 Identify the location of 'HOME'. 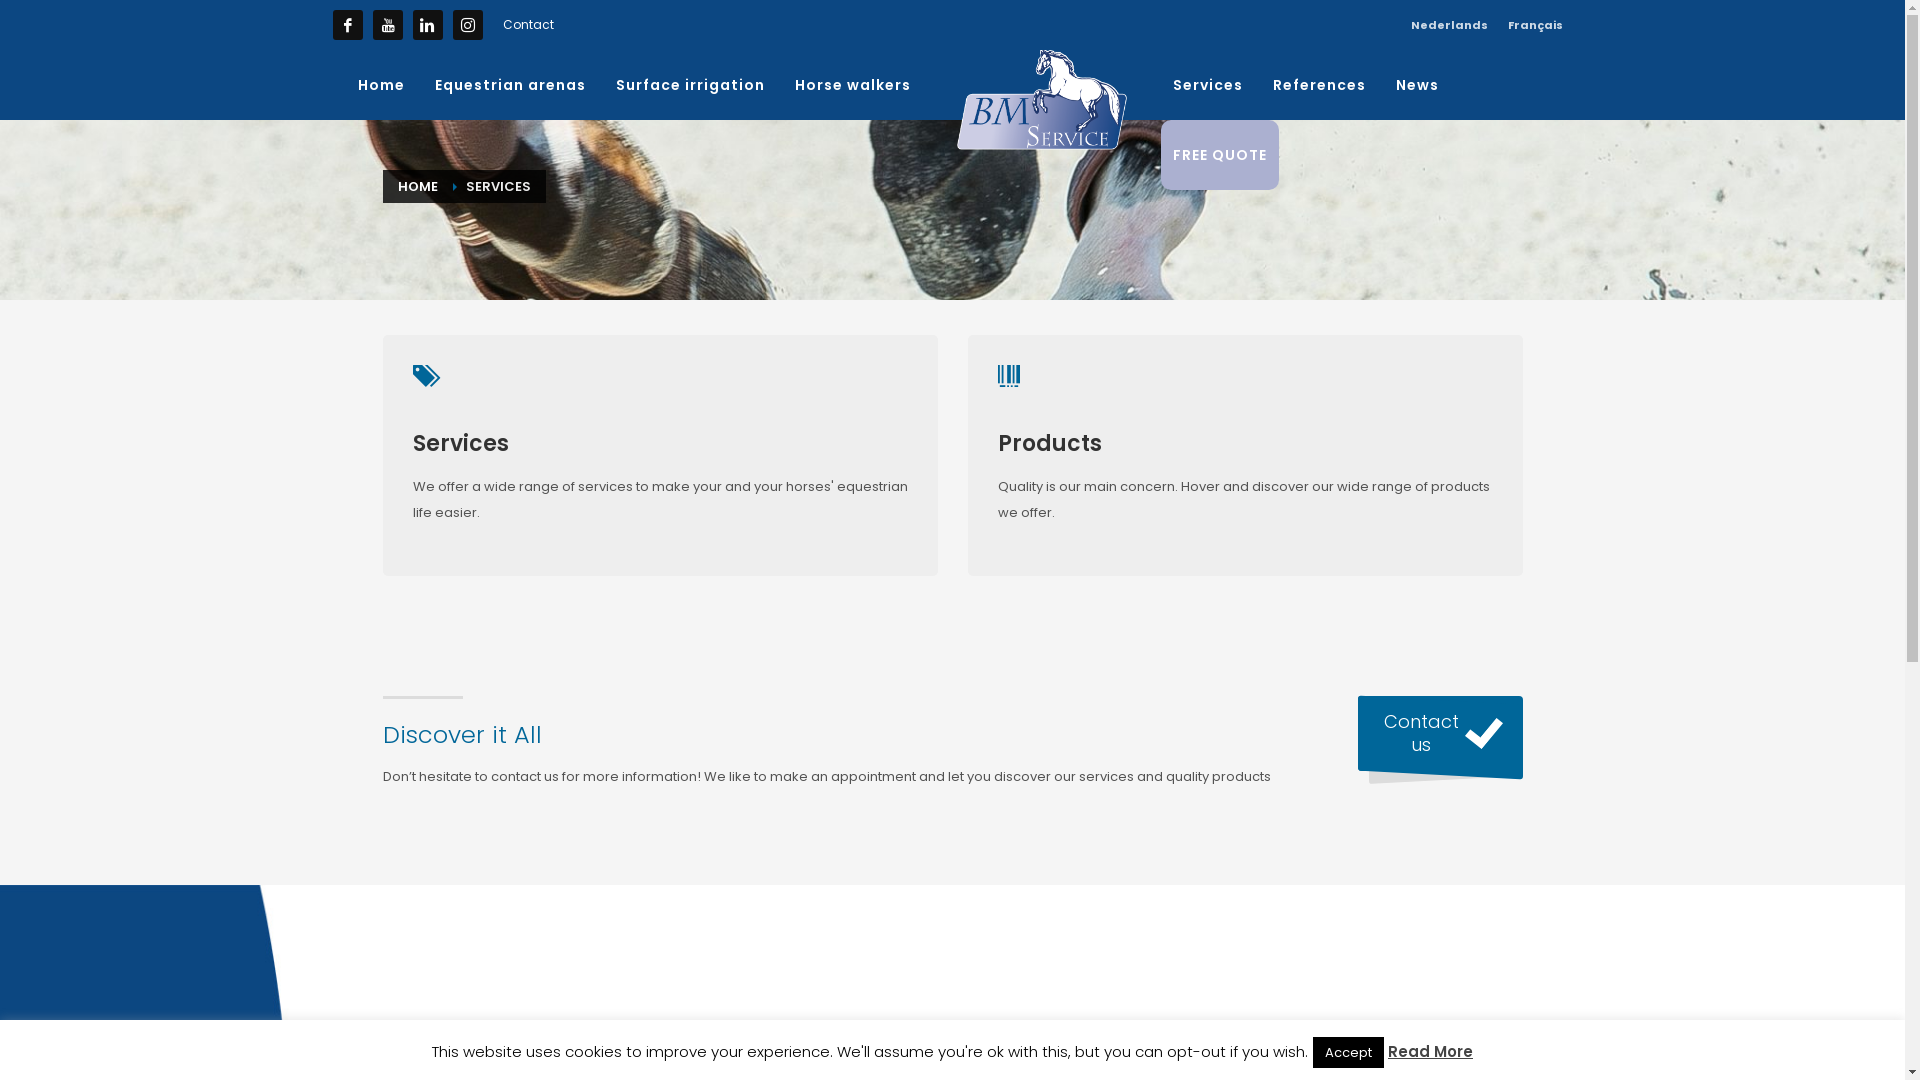
(398, 186).